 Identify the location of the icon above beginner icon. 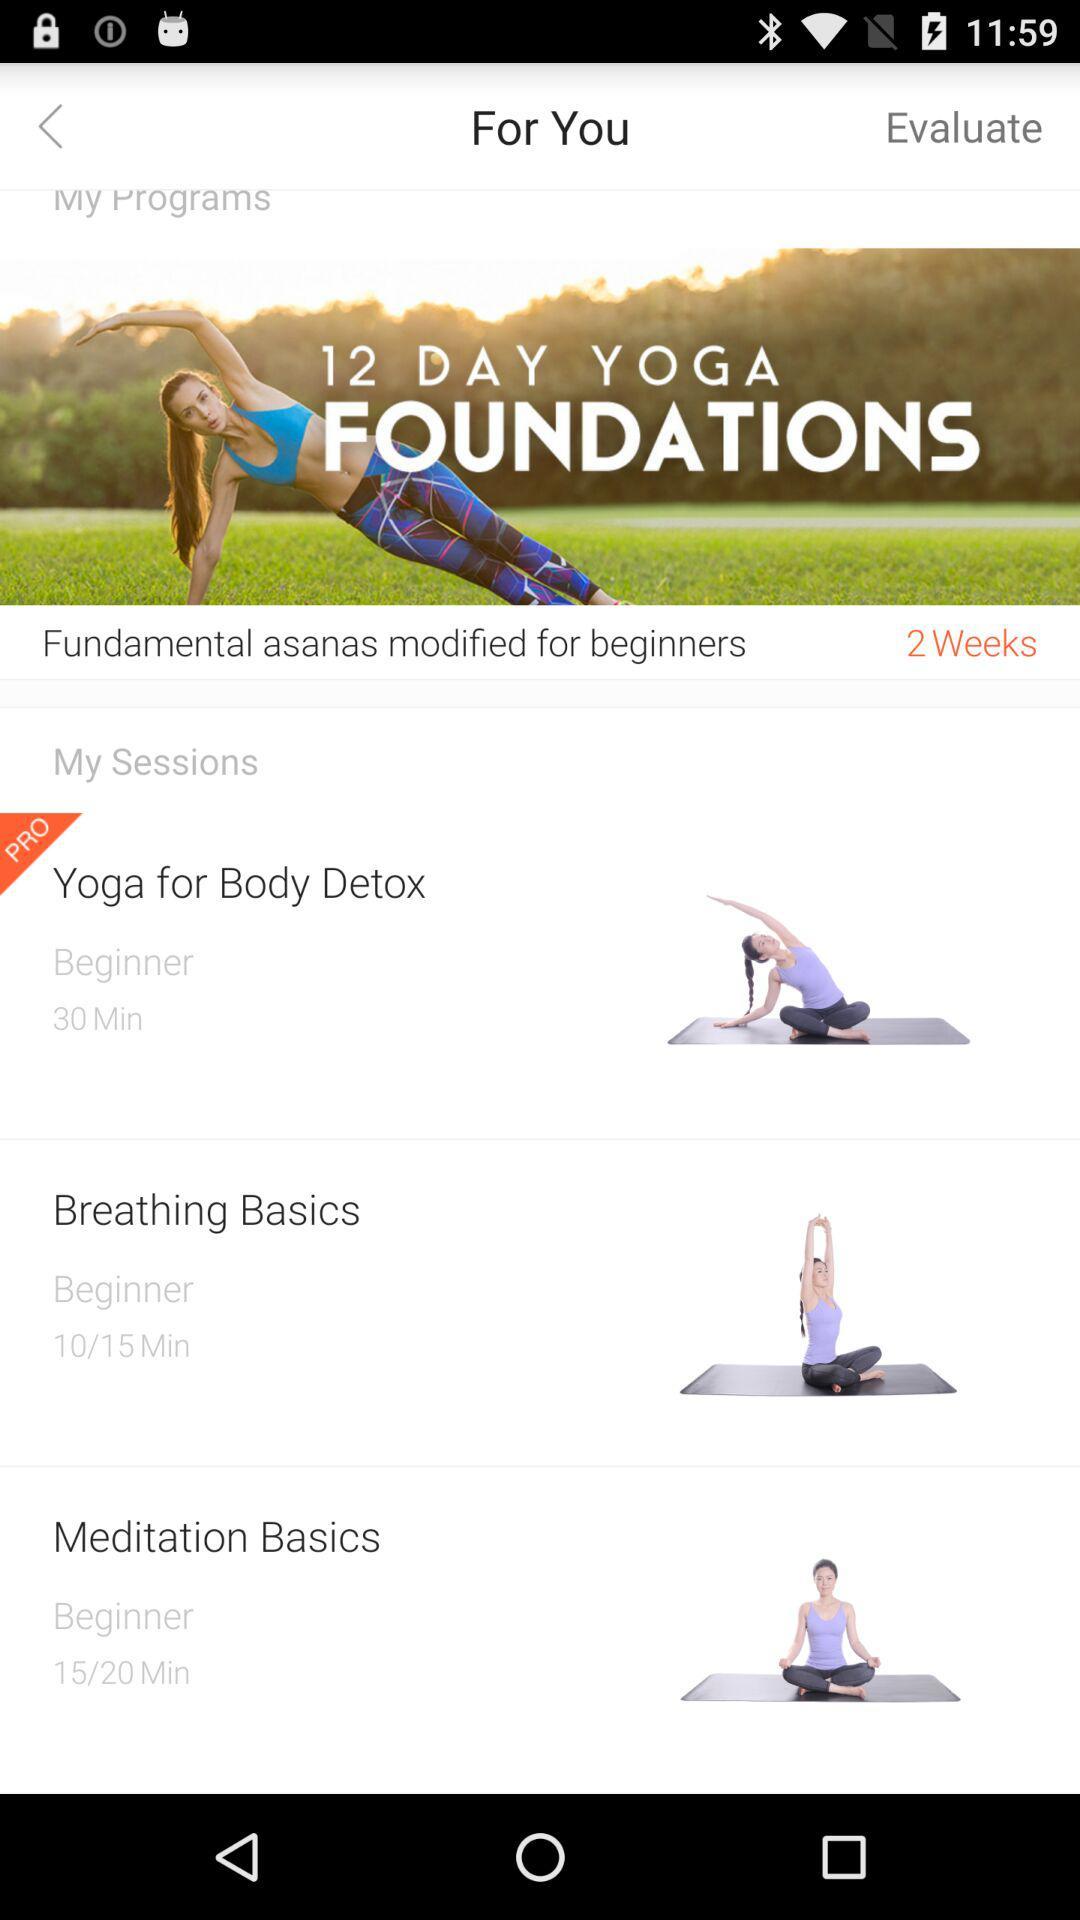
(351, 1207).